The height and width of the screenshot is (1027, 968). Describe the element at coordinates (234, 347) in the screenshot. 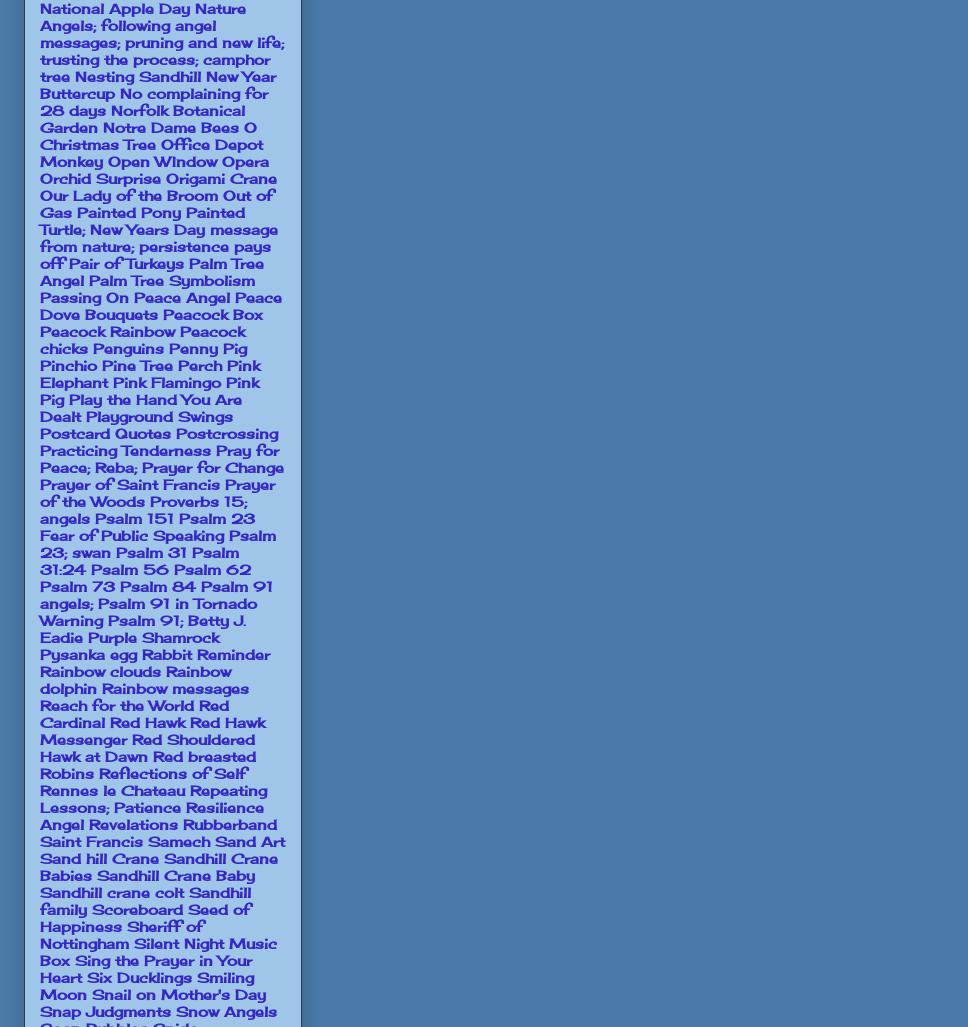

I see `'Pig'` at that location.